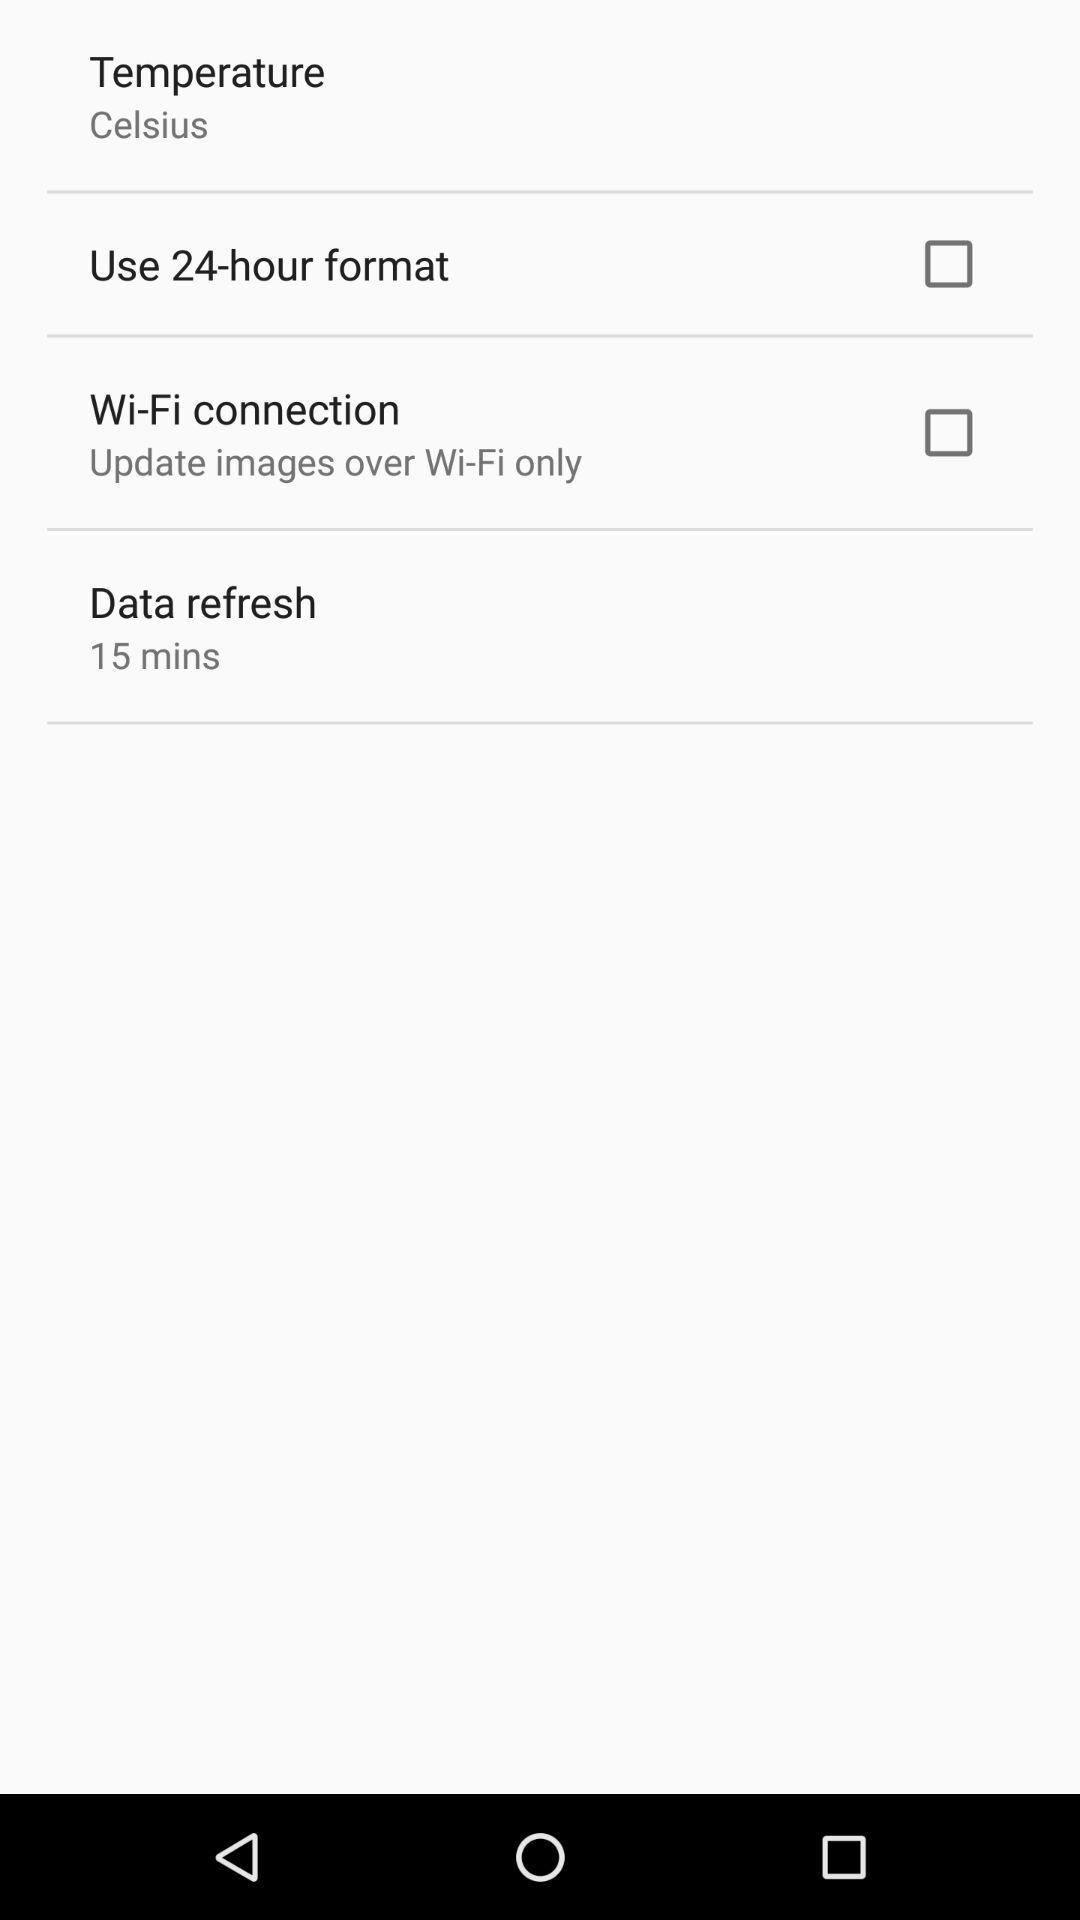 This screenshot has width=1080, height=1920. I want to click on update images over icon, so click(334, 460).